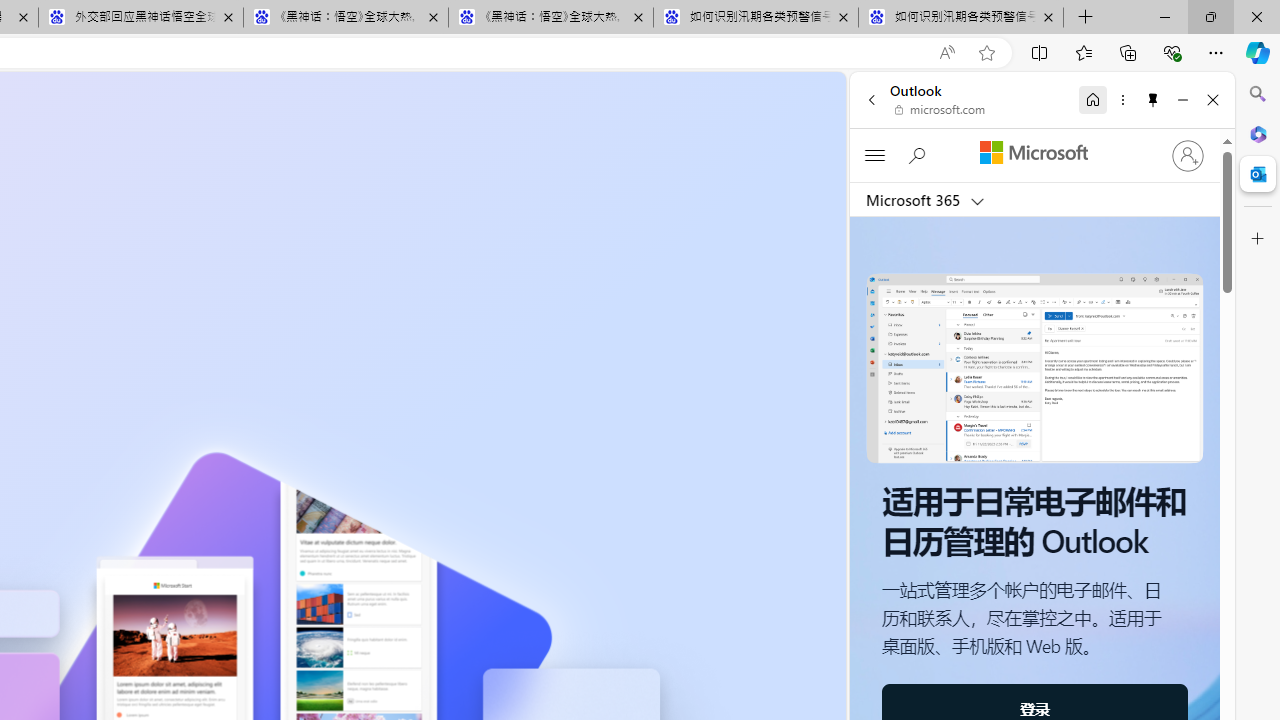 The image size is (1280, 720). Describe the element at coordinates (1092, 99) in the screenshot. I see `'Home'` at that location.